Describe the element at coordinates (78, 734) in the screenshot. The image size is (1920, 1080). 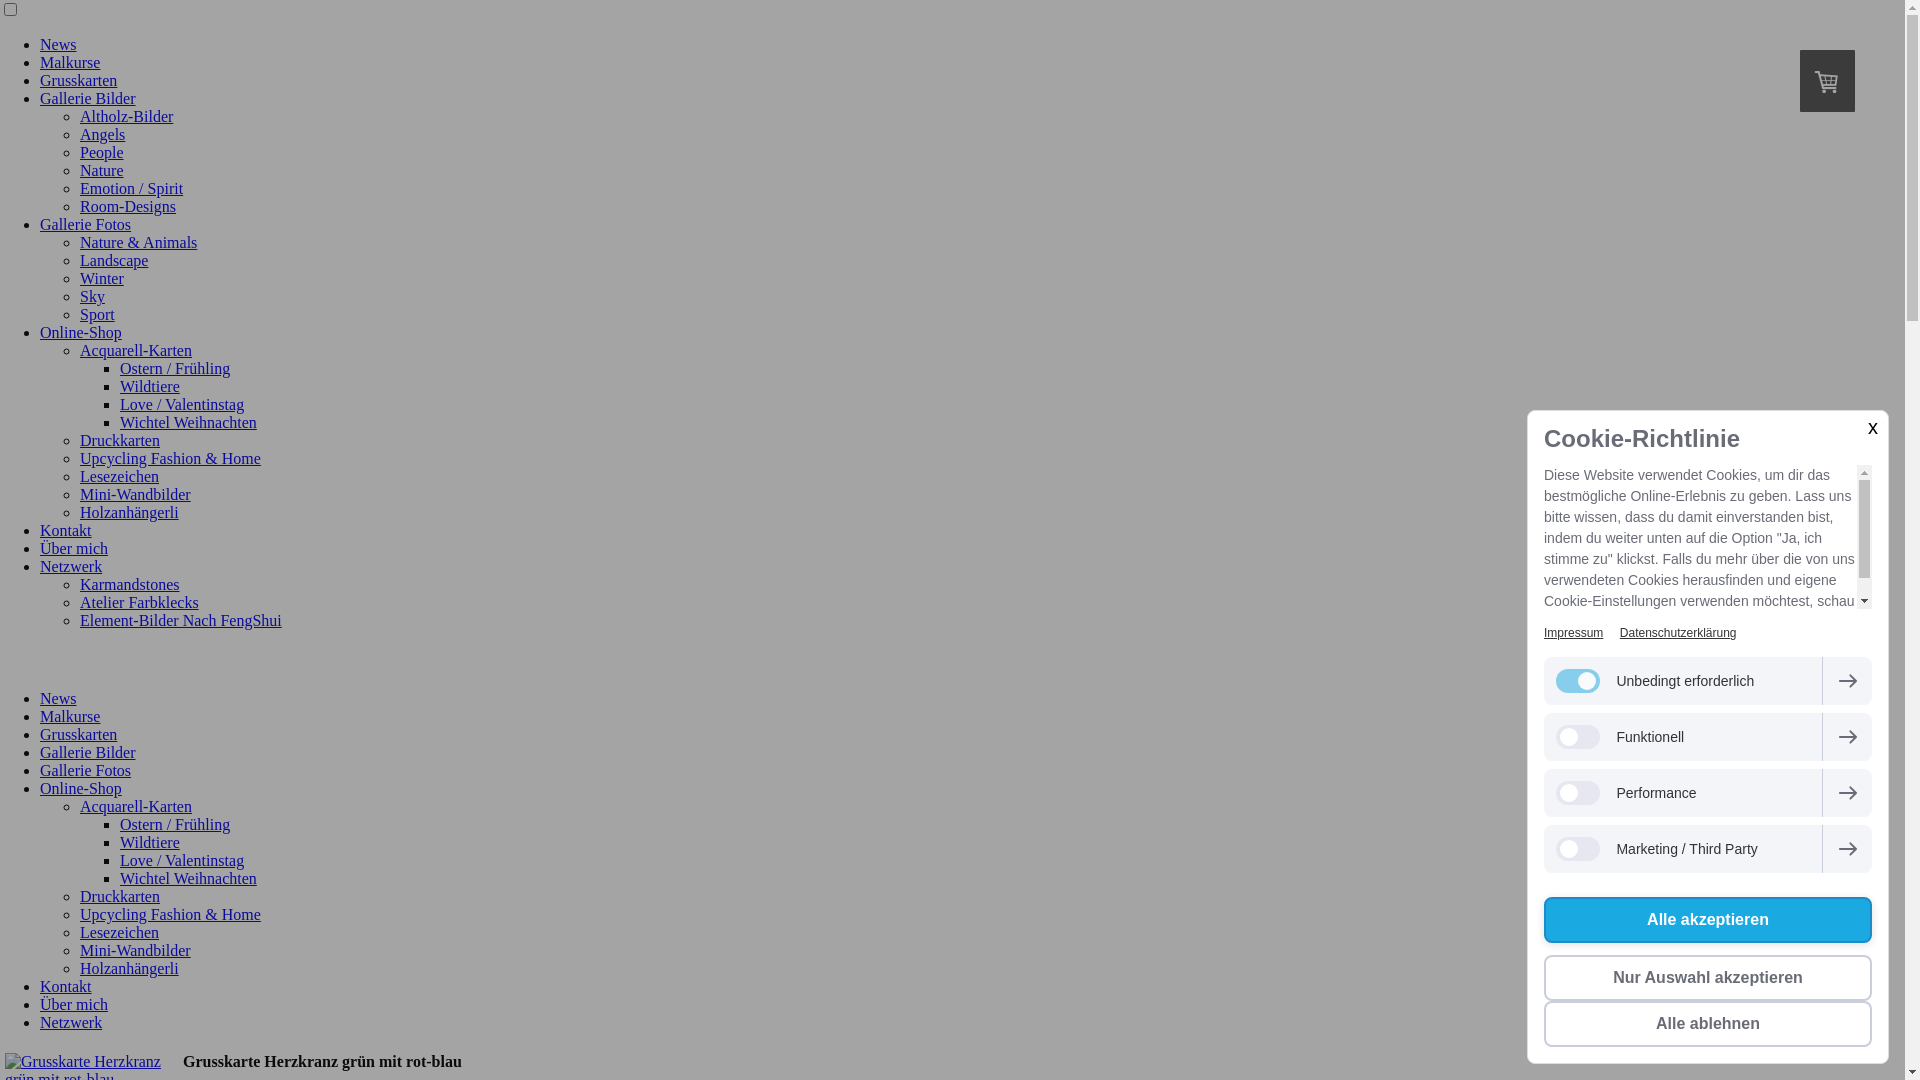
I see `'Grusskarten'` at that location.